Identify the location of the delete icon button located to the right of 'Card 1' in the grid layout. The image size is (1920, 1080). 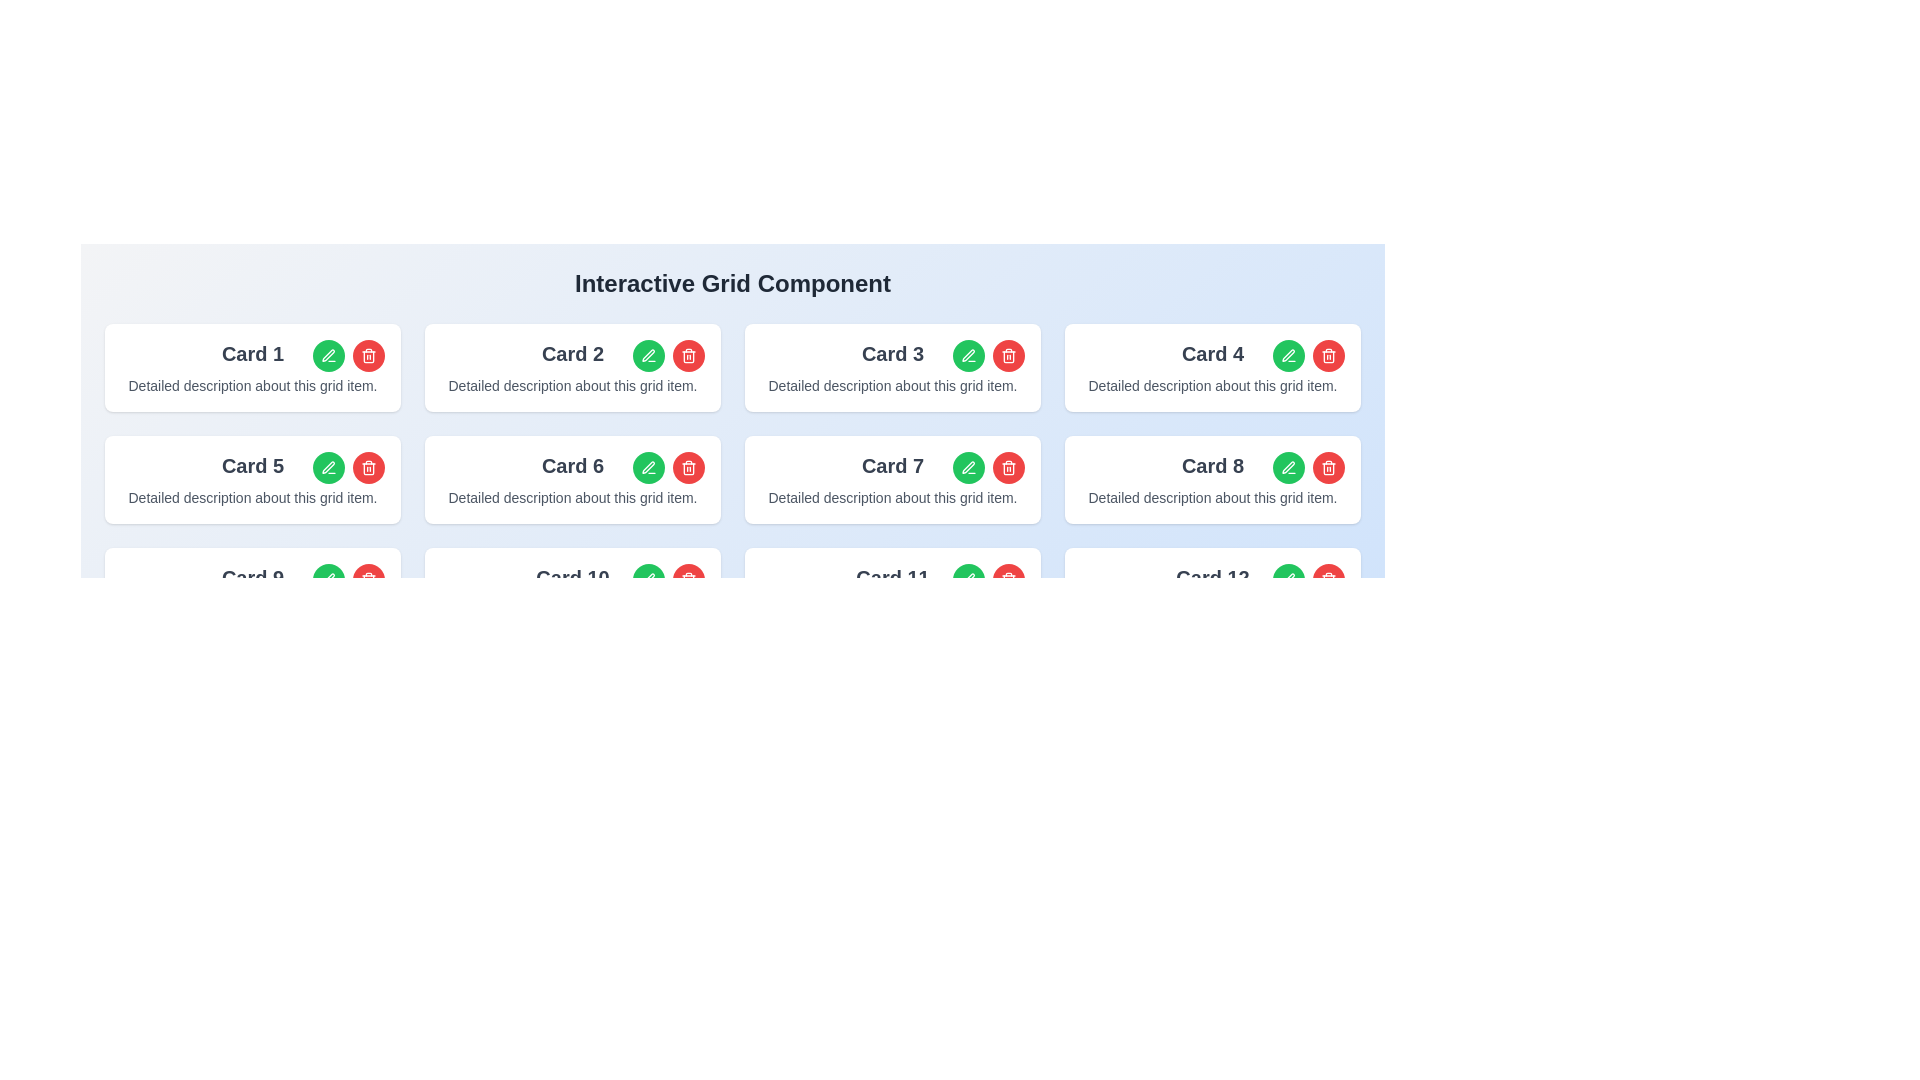
(369, 354).